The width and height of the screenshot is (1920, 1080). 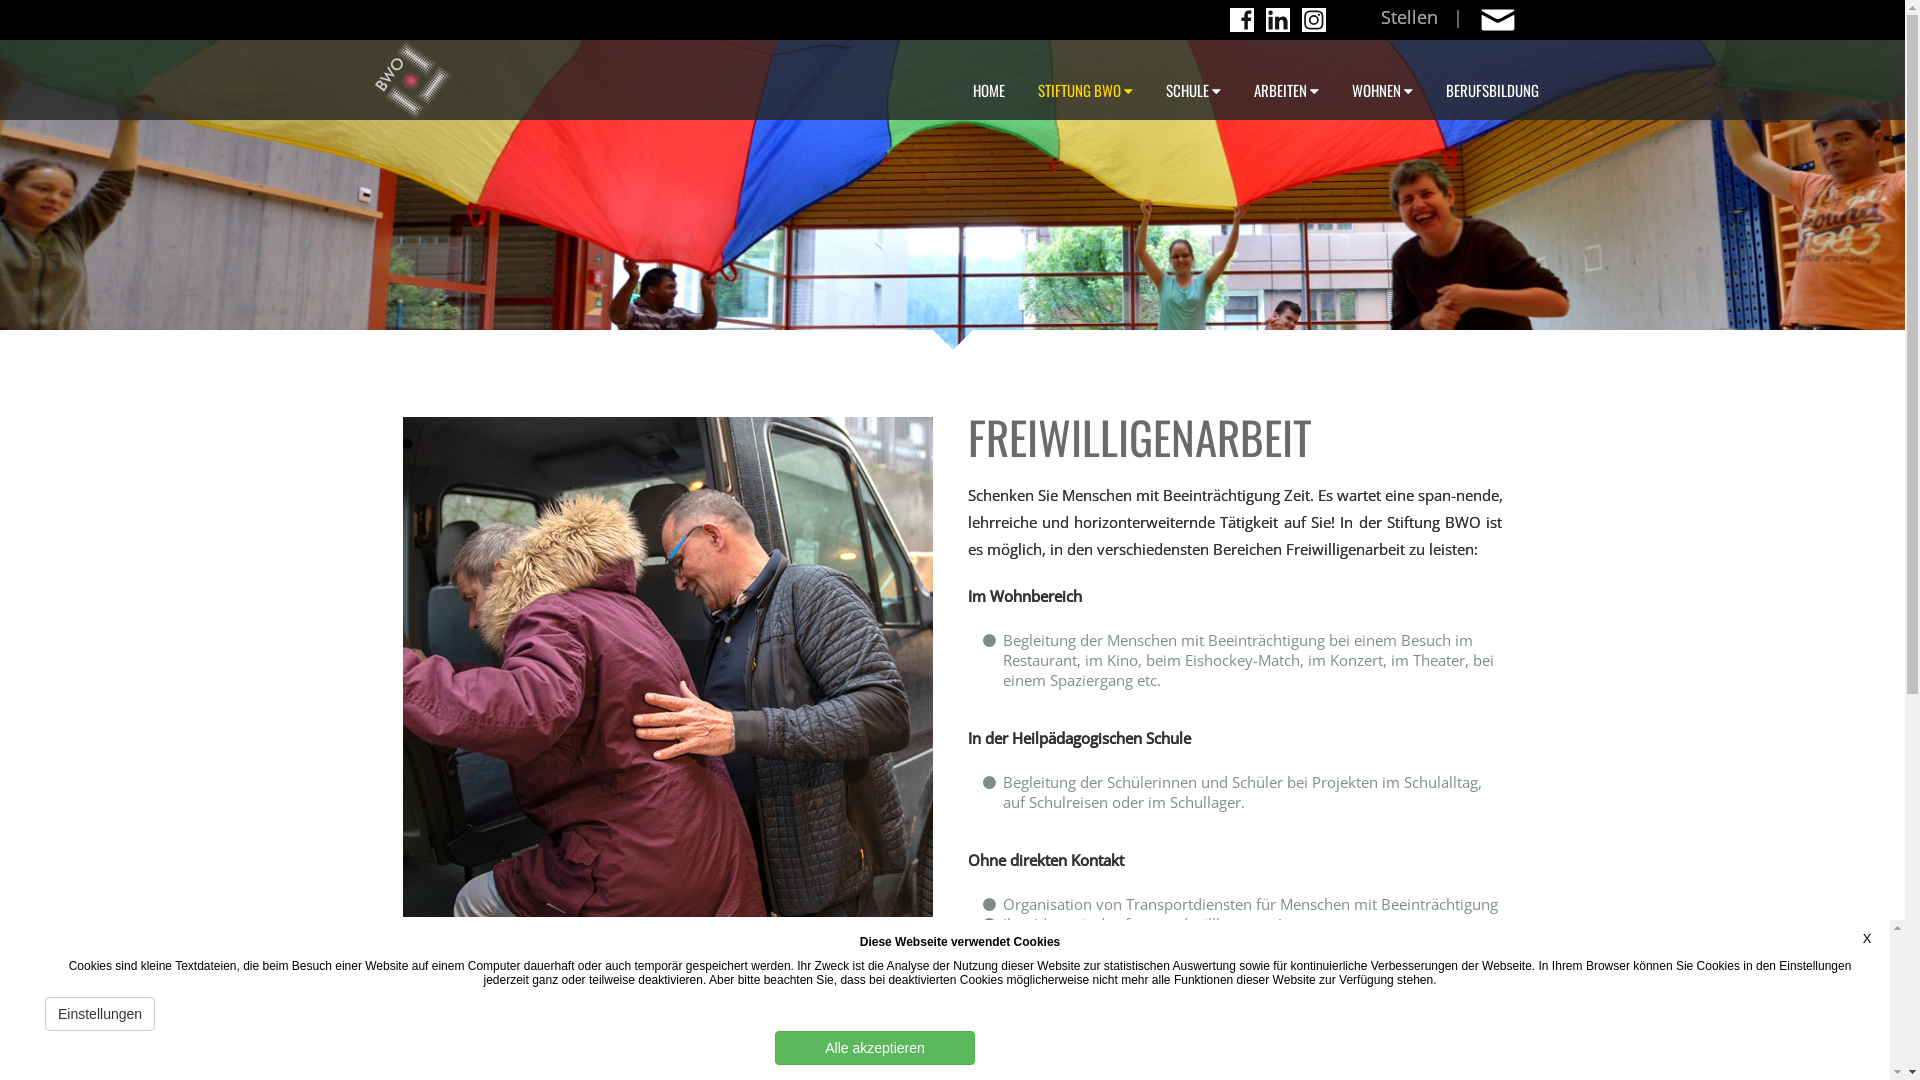 What do you see at coordinates (1866, 937) in the screenshot?
I see `'X'` at bounding box center [1866, 937].